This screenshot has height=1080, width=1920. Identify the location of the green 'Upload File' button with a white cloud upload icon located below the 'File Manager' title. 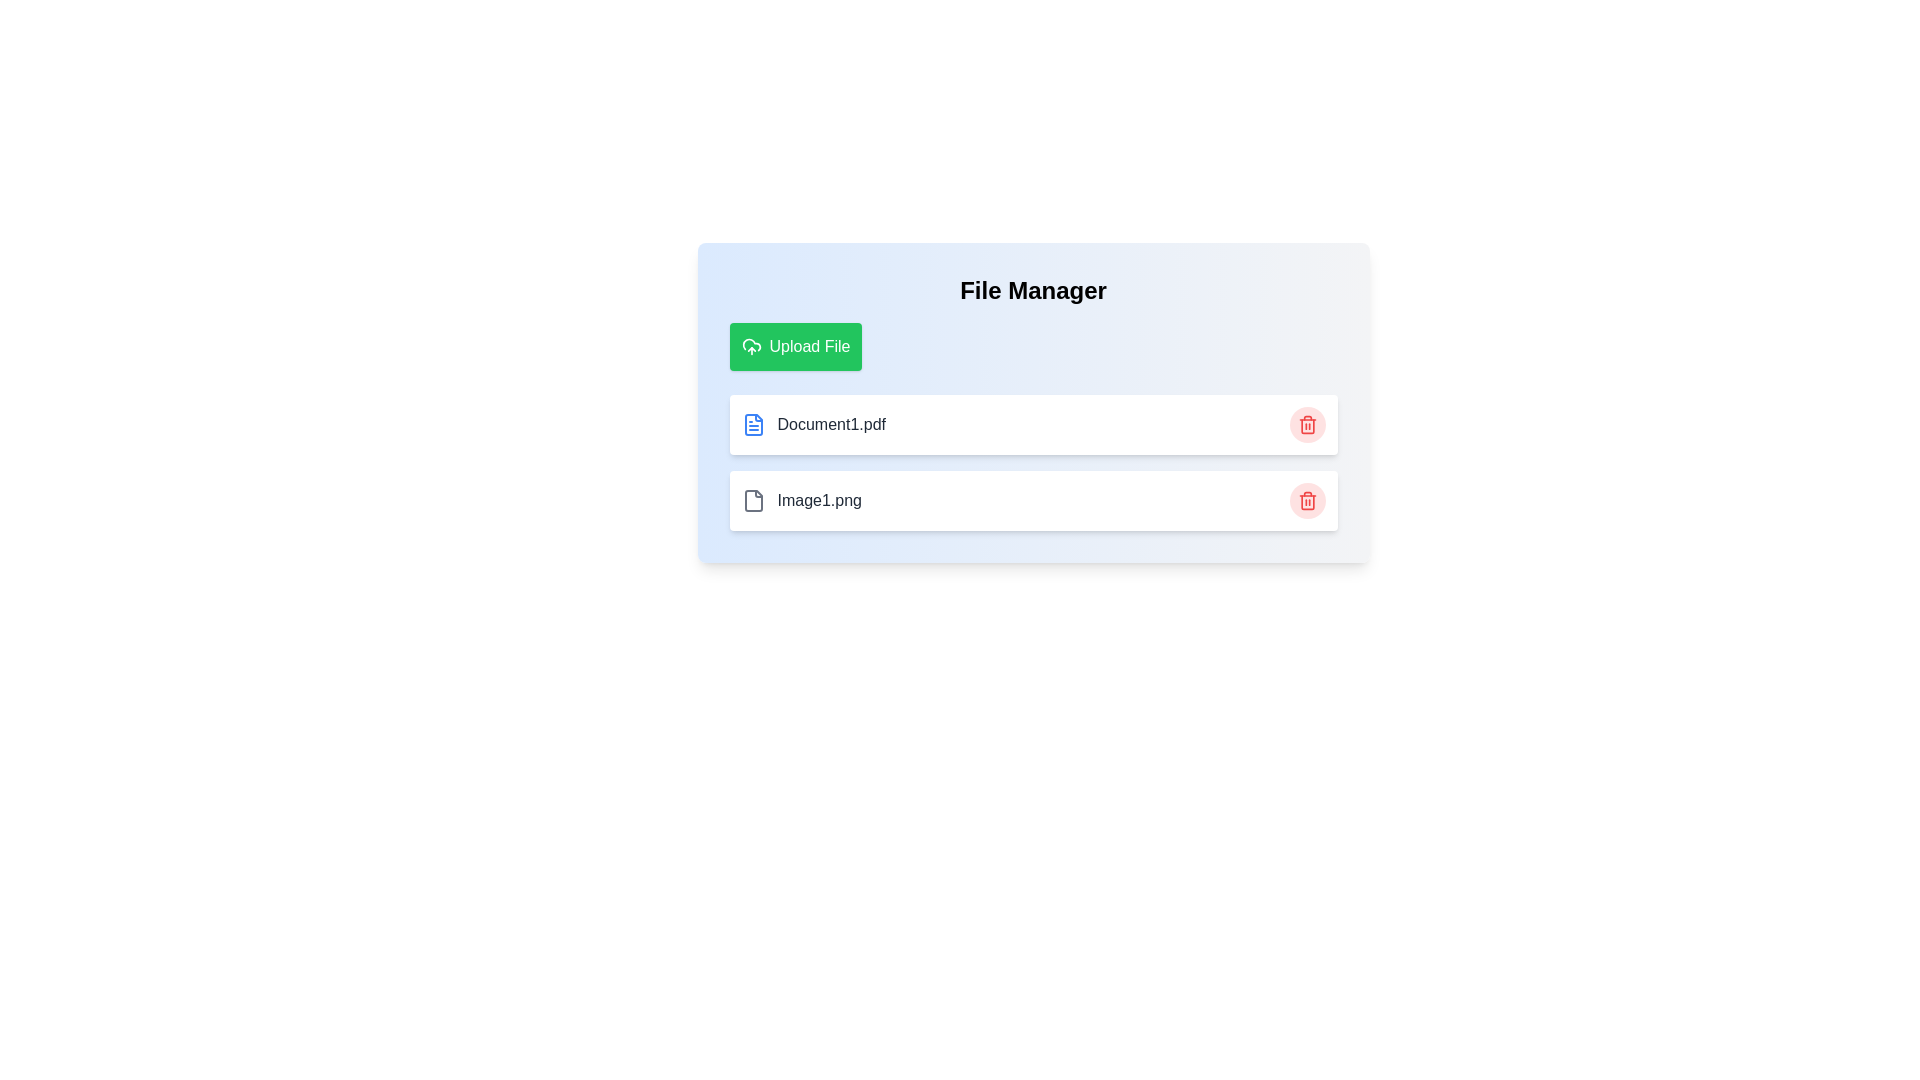
(795, 346).